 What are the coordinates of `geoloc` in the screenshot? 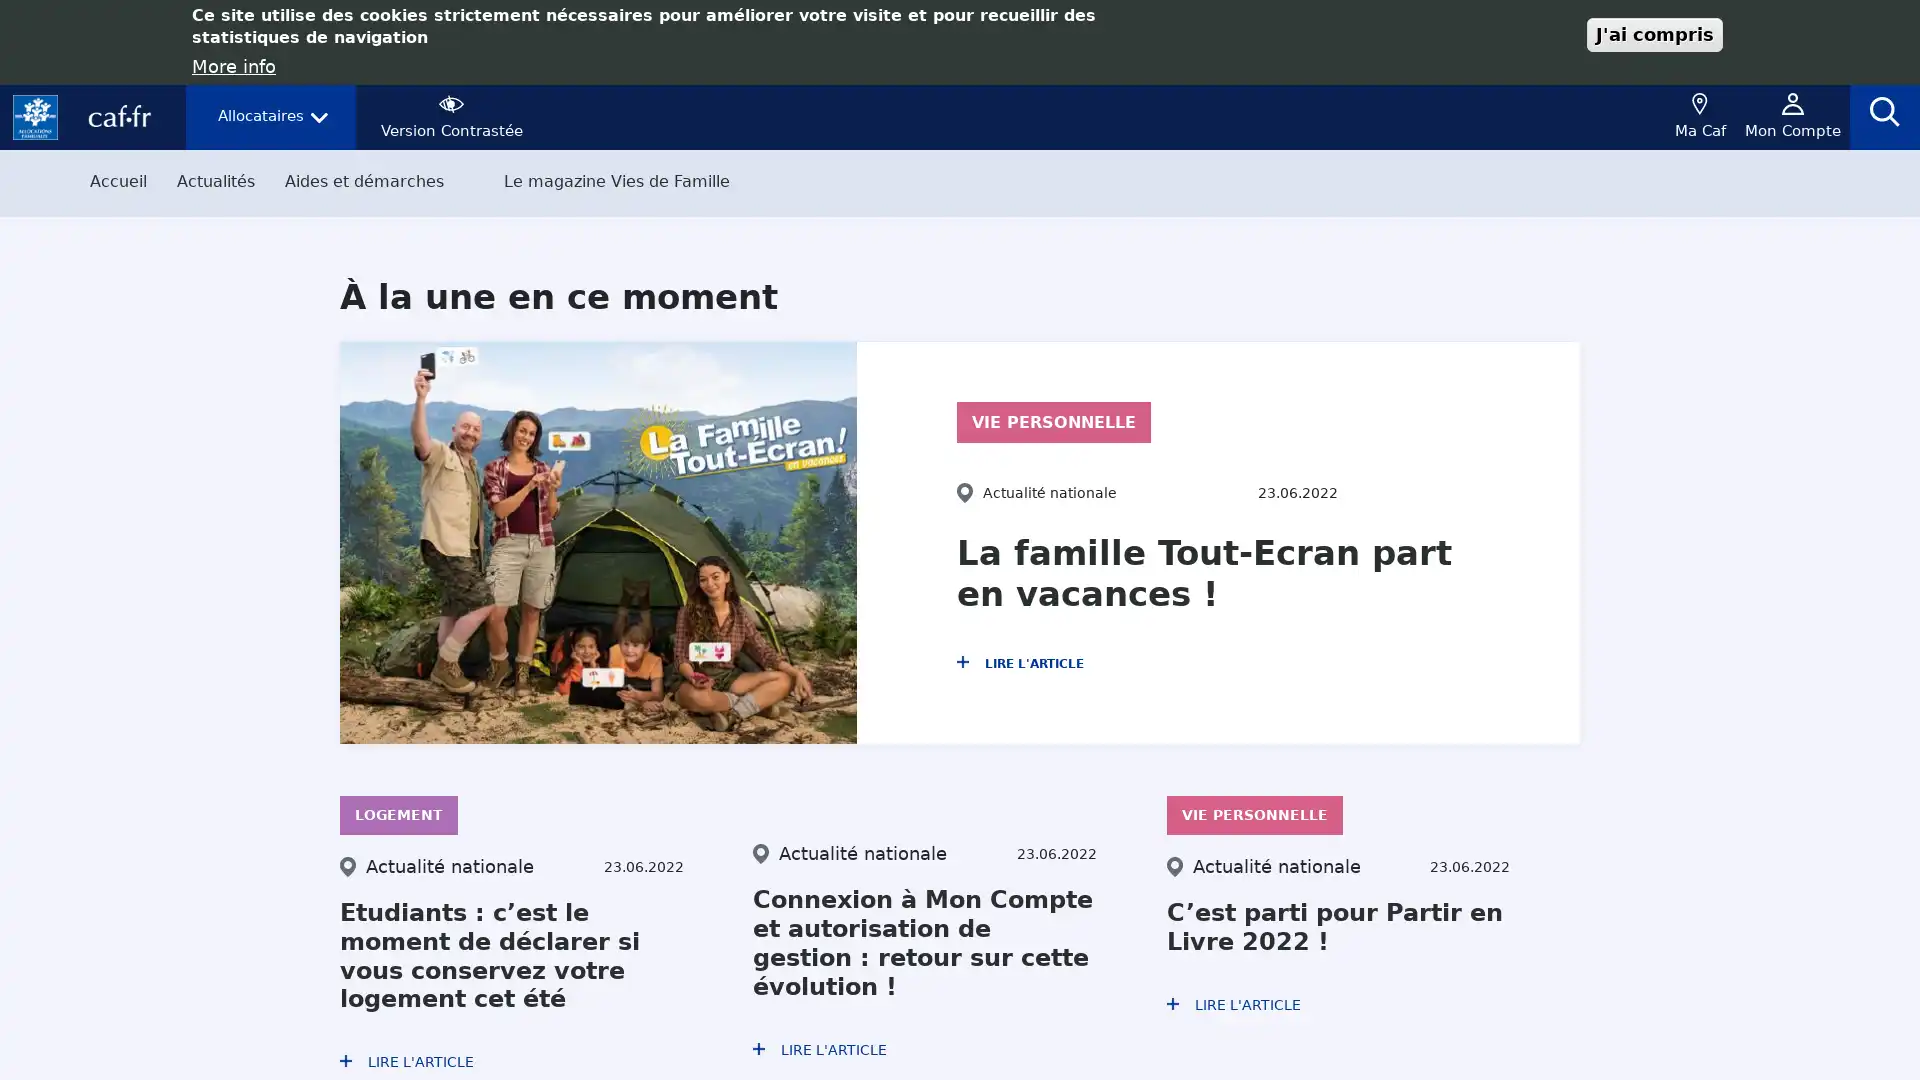 It's located at (1698, 116).